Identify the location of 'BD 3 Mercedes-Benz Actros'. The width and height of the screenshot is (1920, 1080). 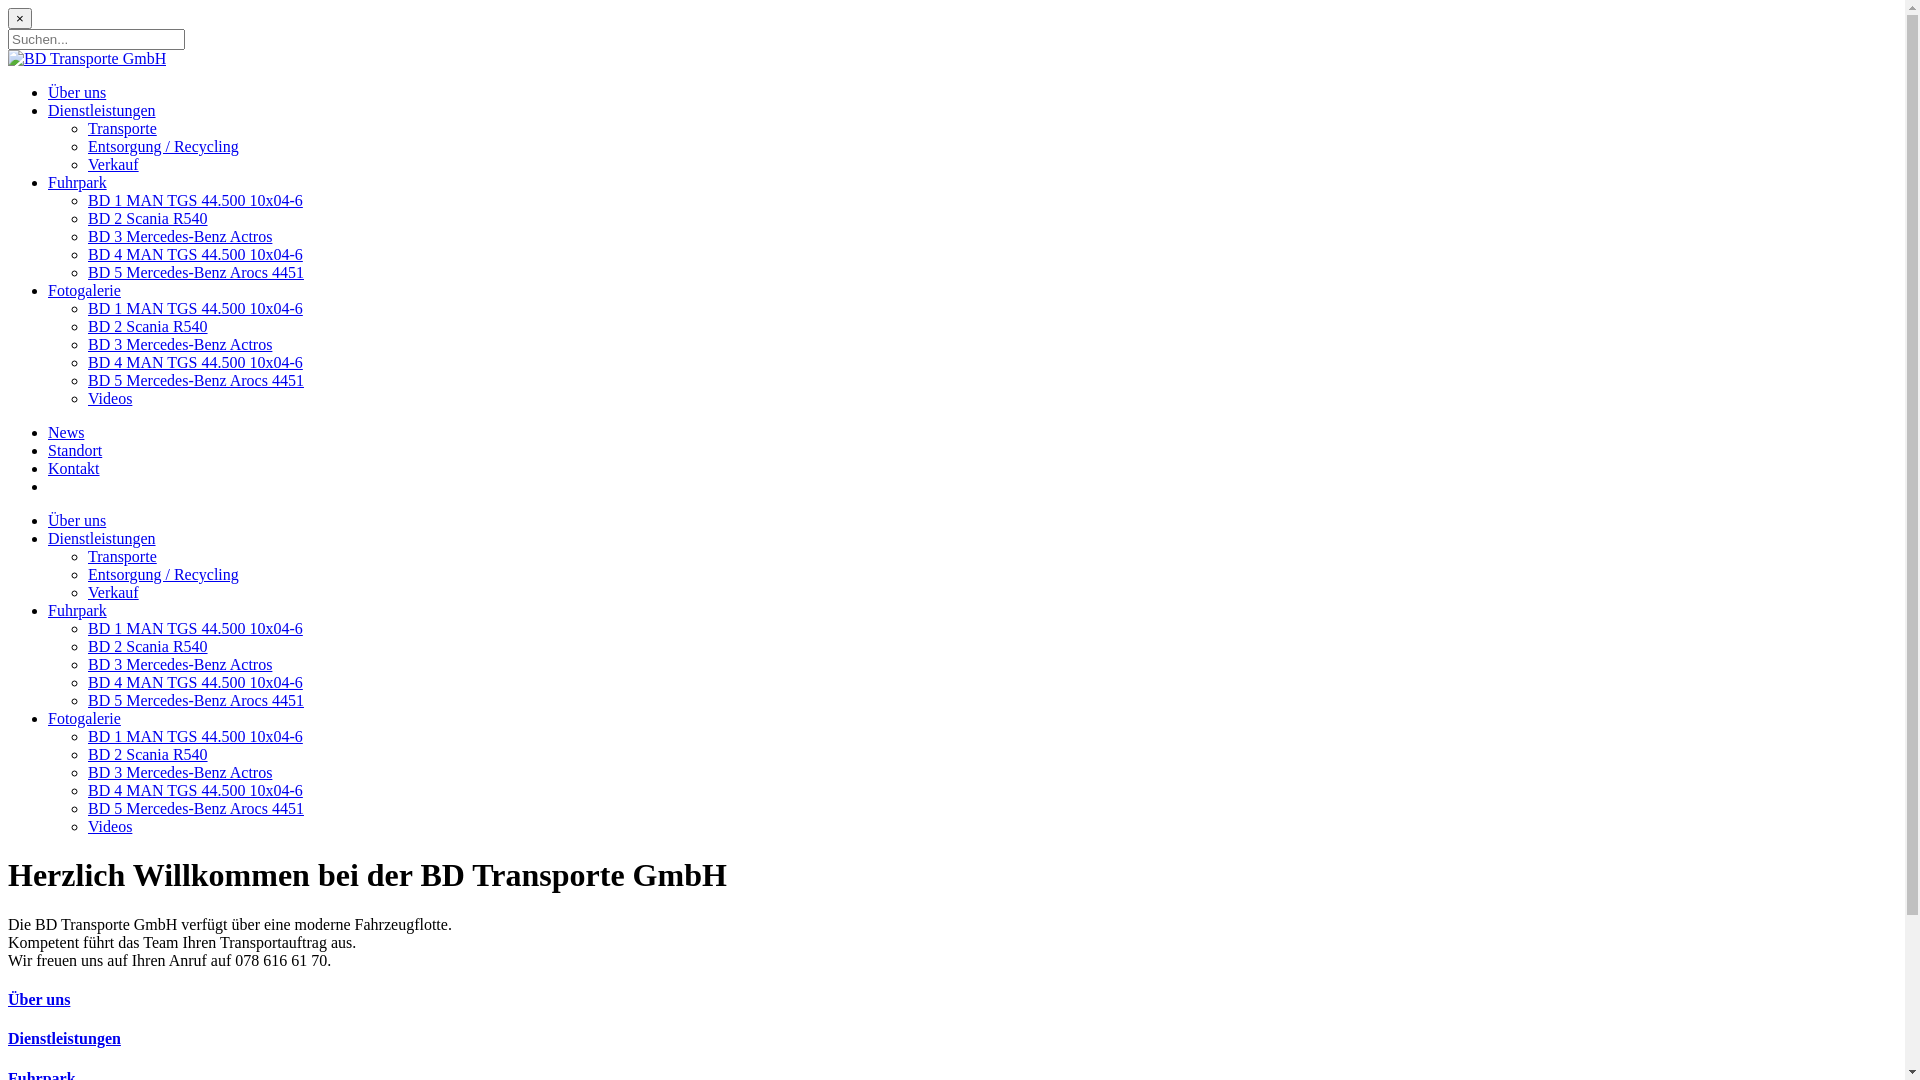
(86, 235).